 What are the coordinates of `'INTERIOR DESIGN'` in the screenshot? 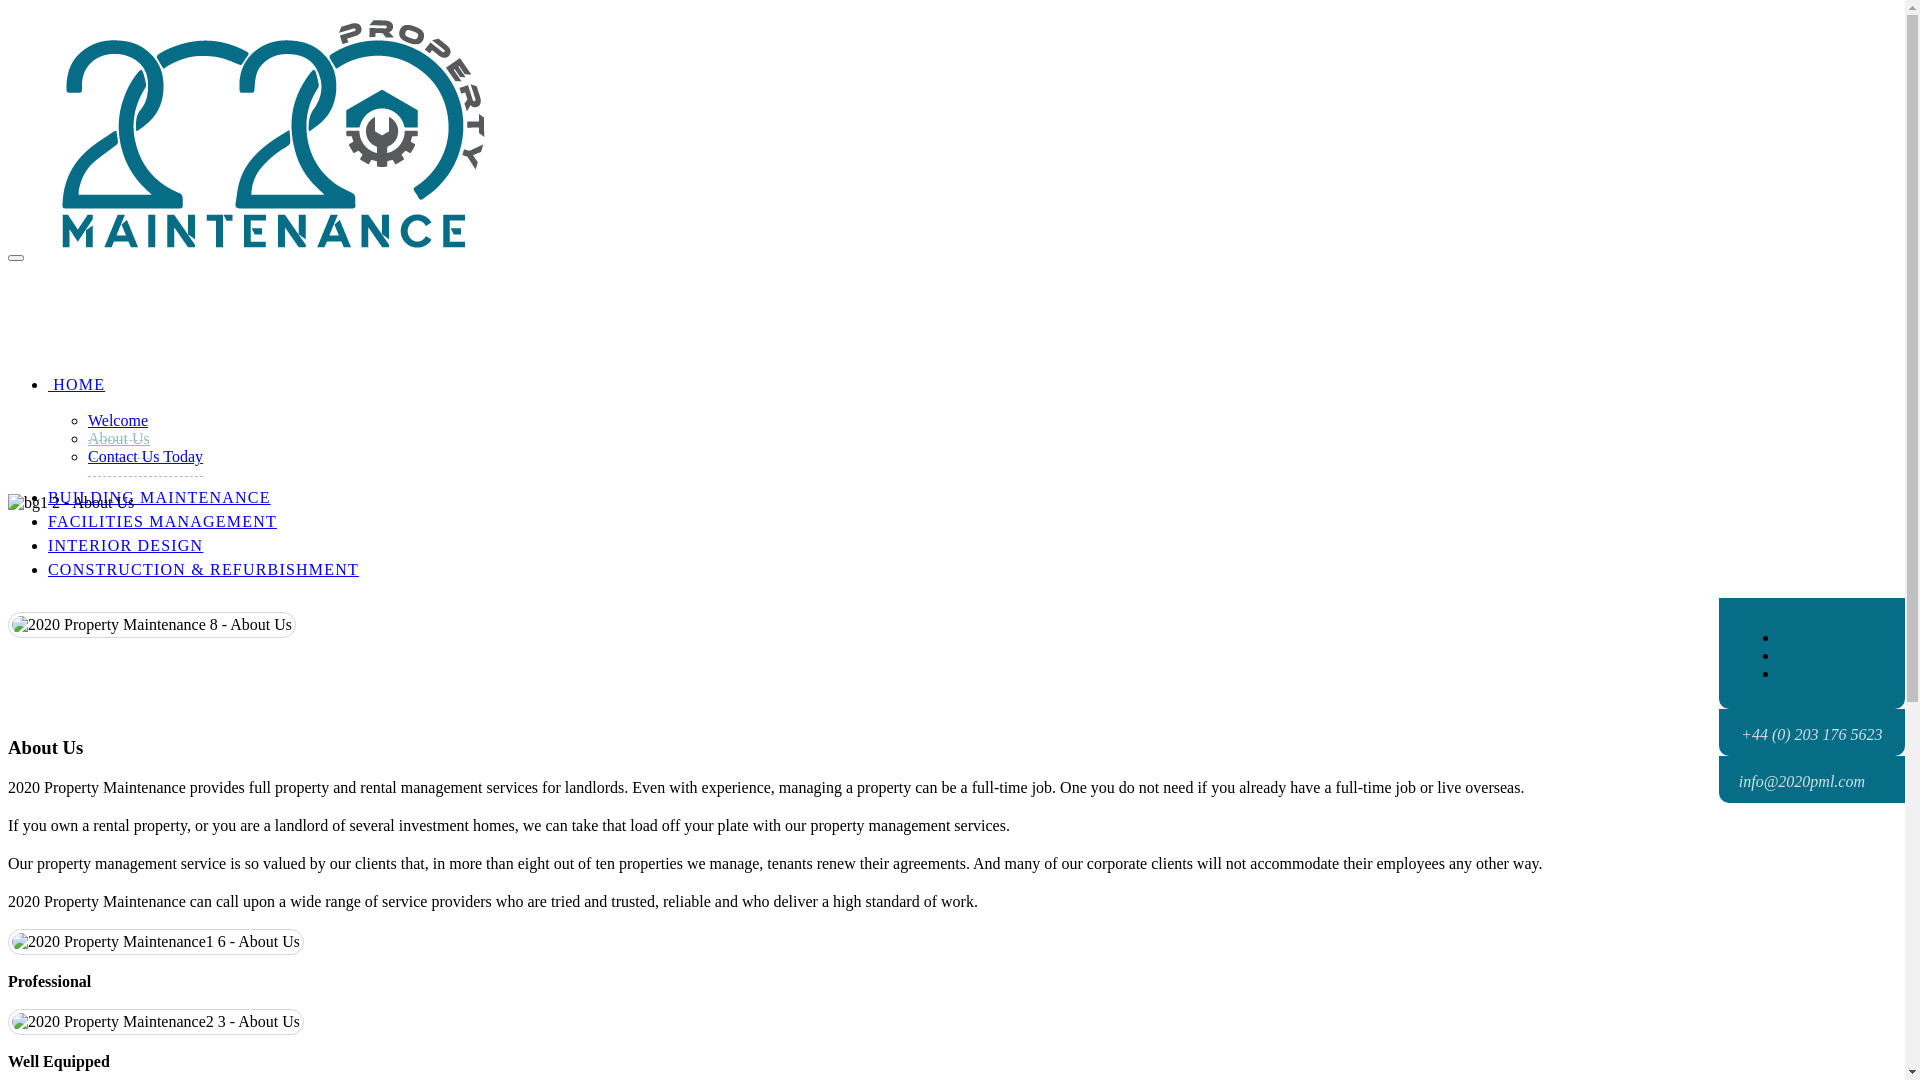 It's located at (124, 545).